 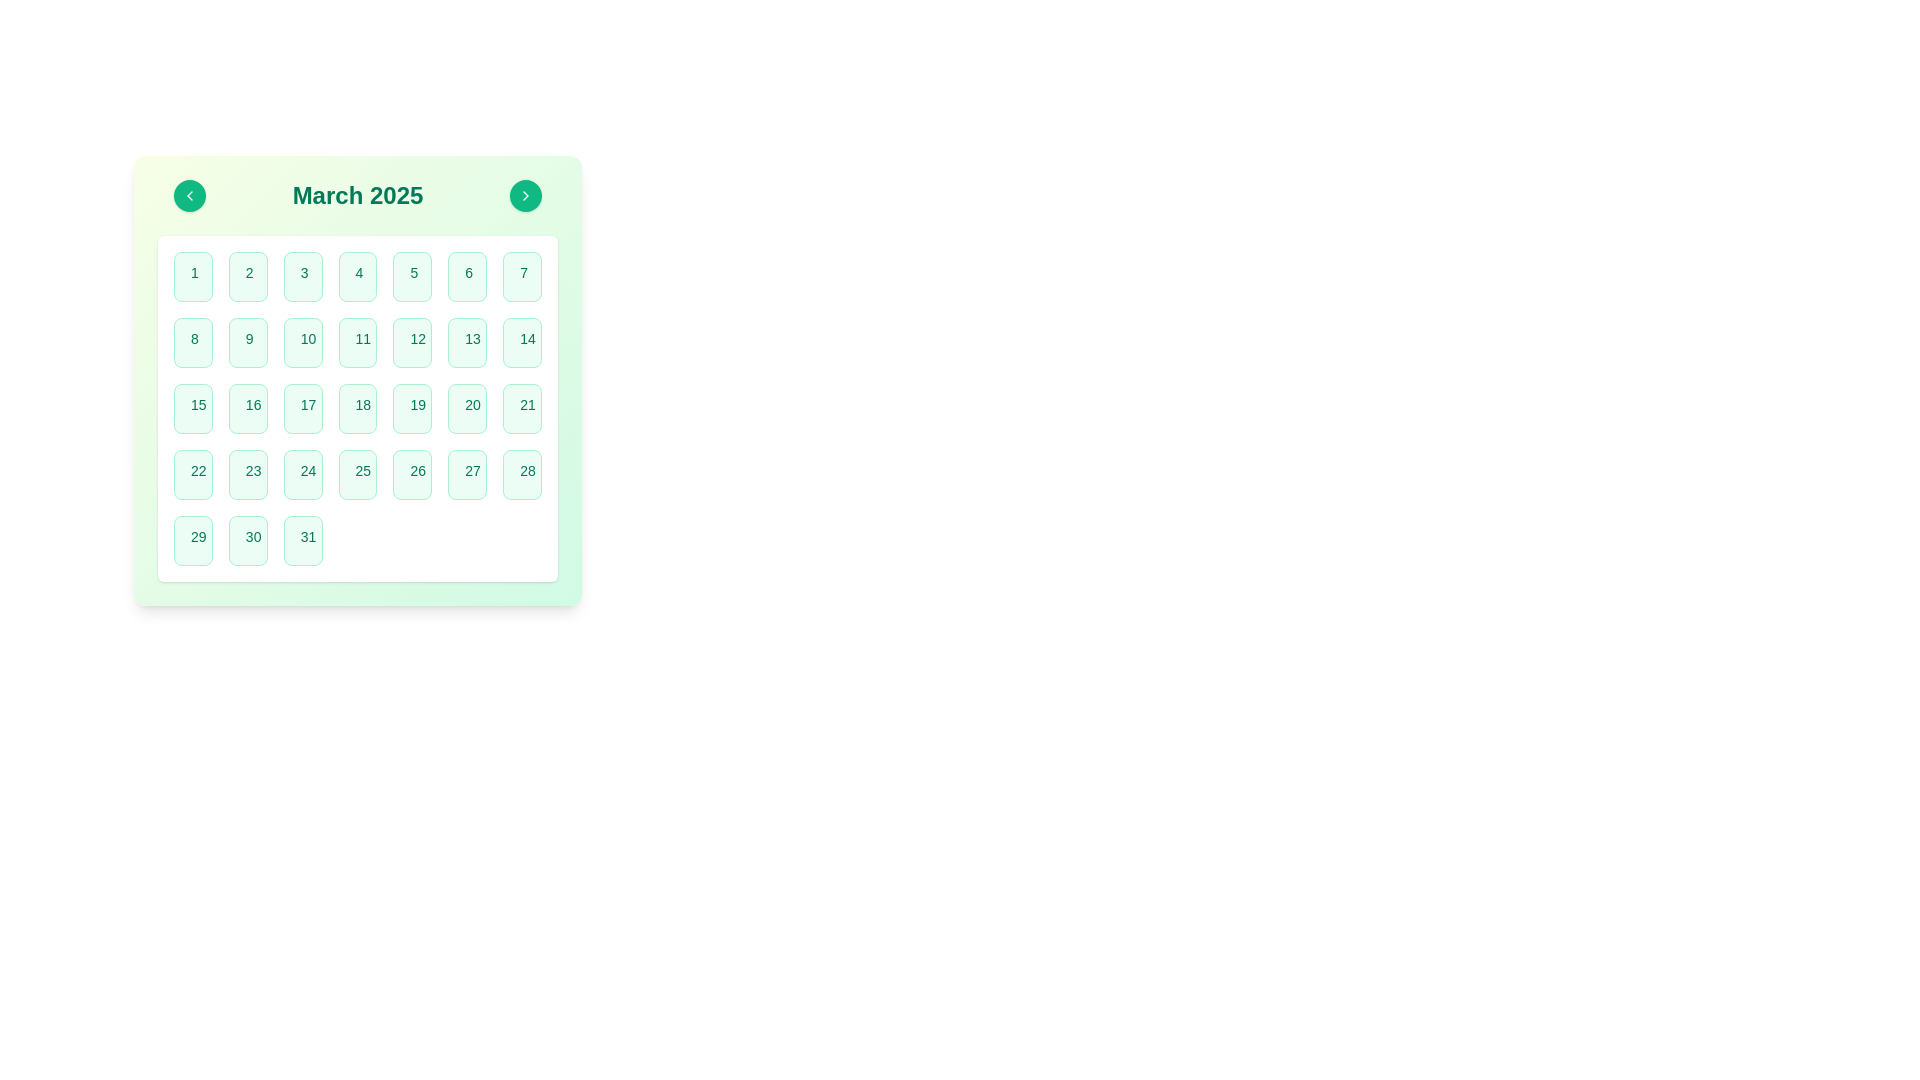 What do you see at coordinates (466, 277) in the screenshot?
I see `the Calendar day button displaying the number '6' with a pale green background` at bounding box center [466, 277].